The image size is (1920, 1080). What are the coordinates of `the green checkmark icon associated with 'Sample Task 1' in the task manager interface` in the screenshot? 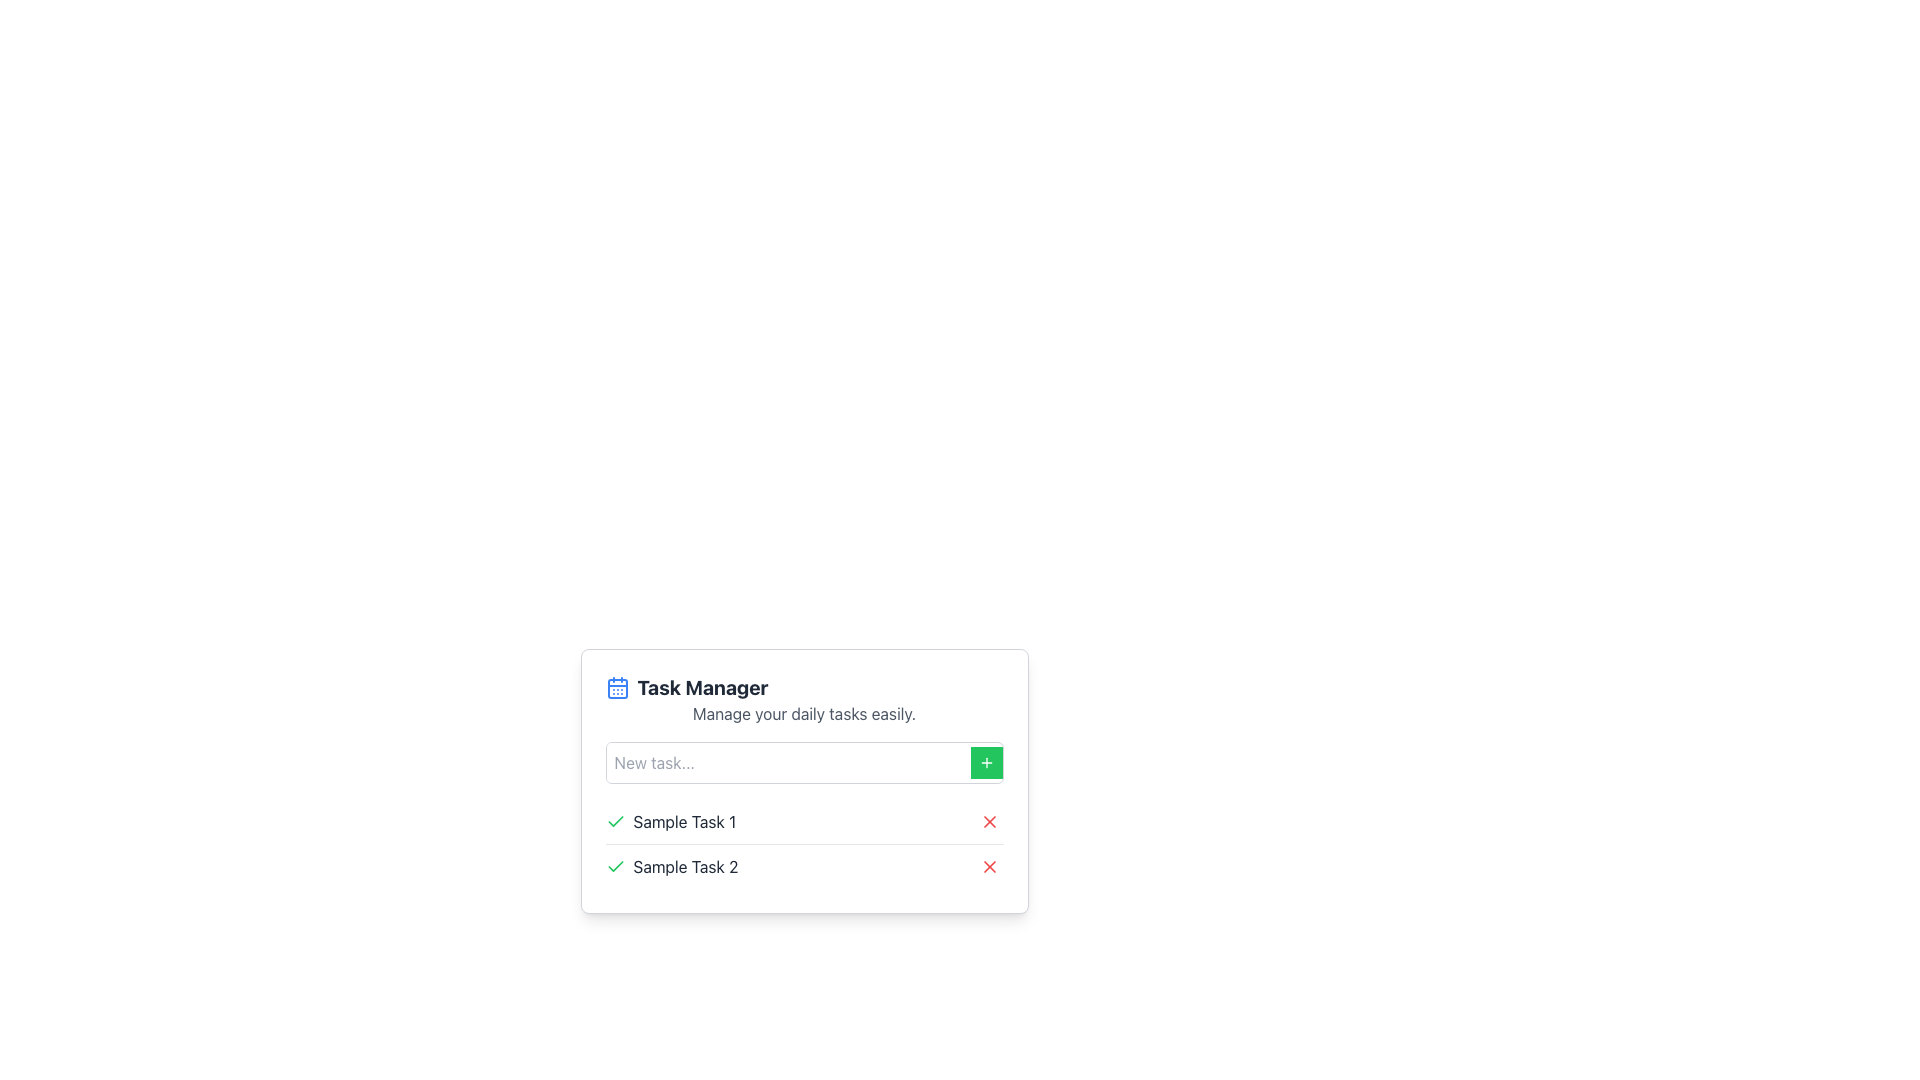 It's located at (614, 865).